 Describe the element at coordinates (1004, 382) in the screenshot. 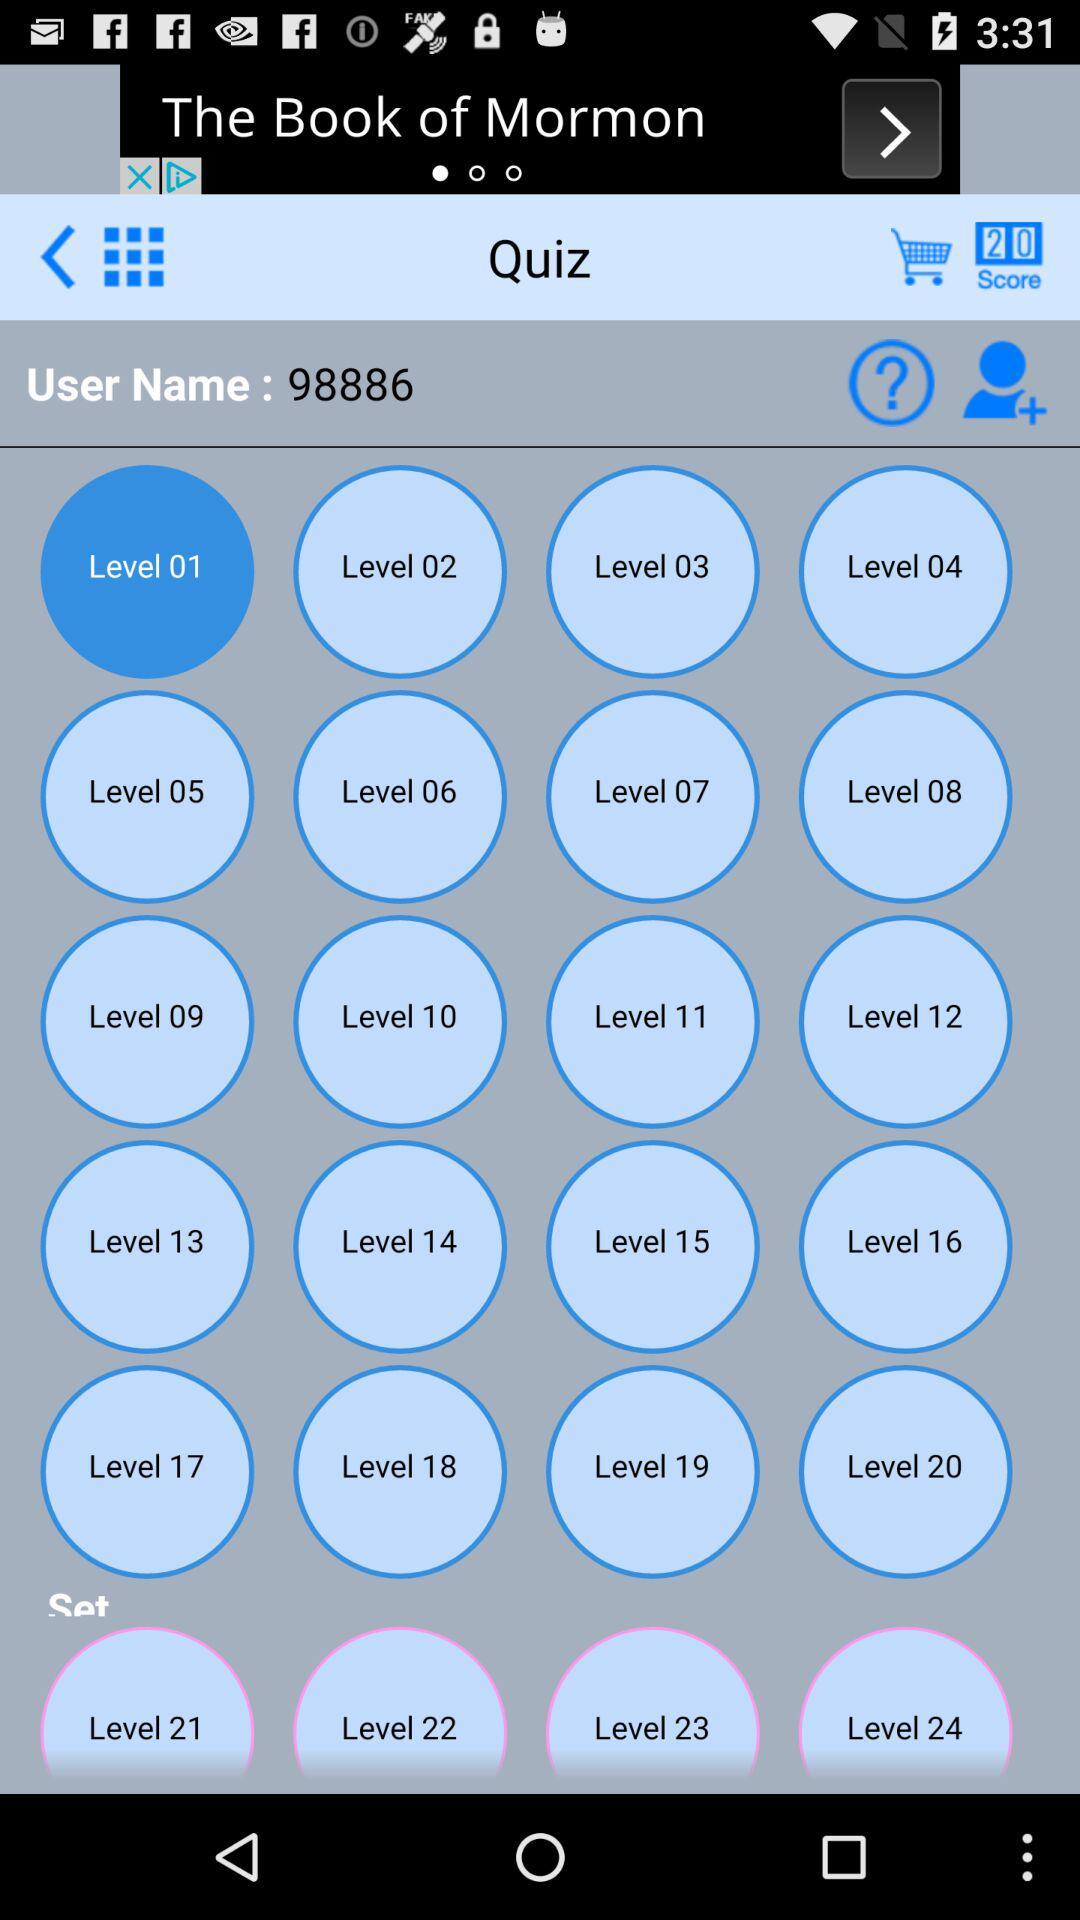

I see `con task` at that location.